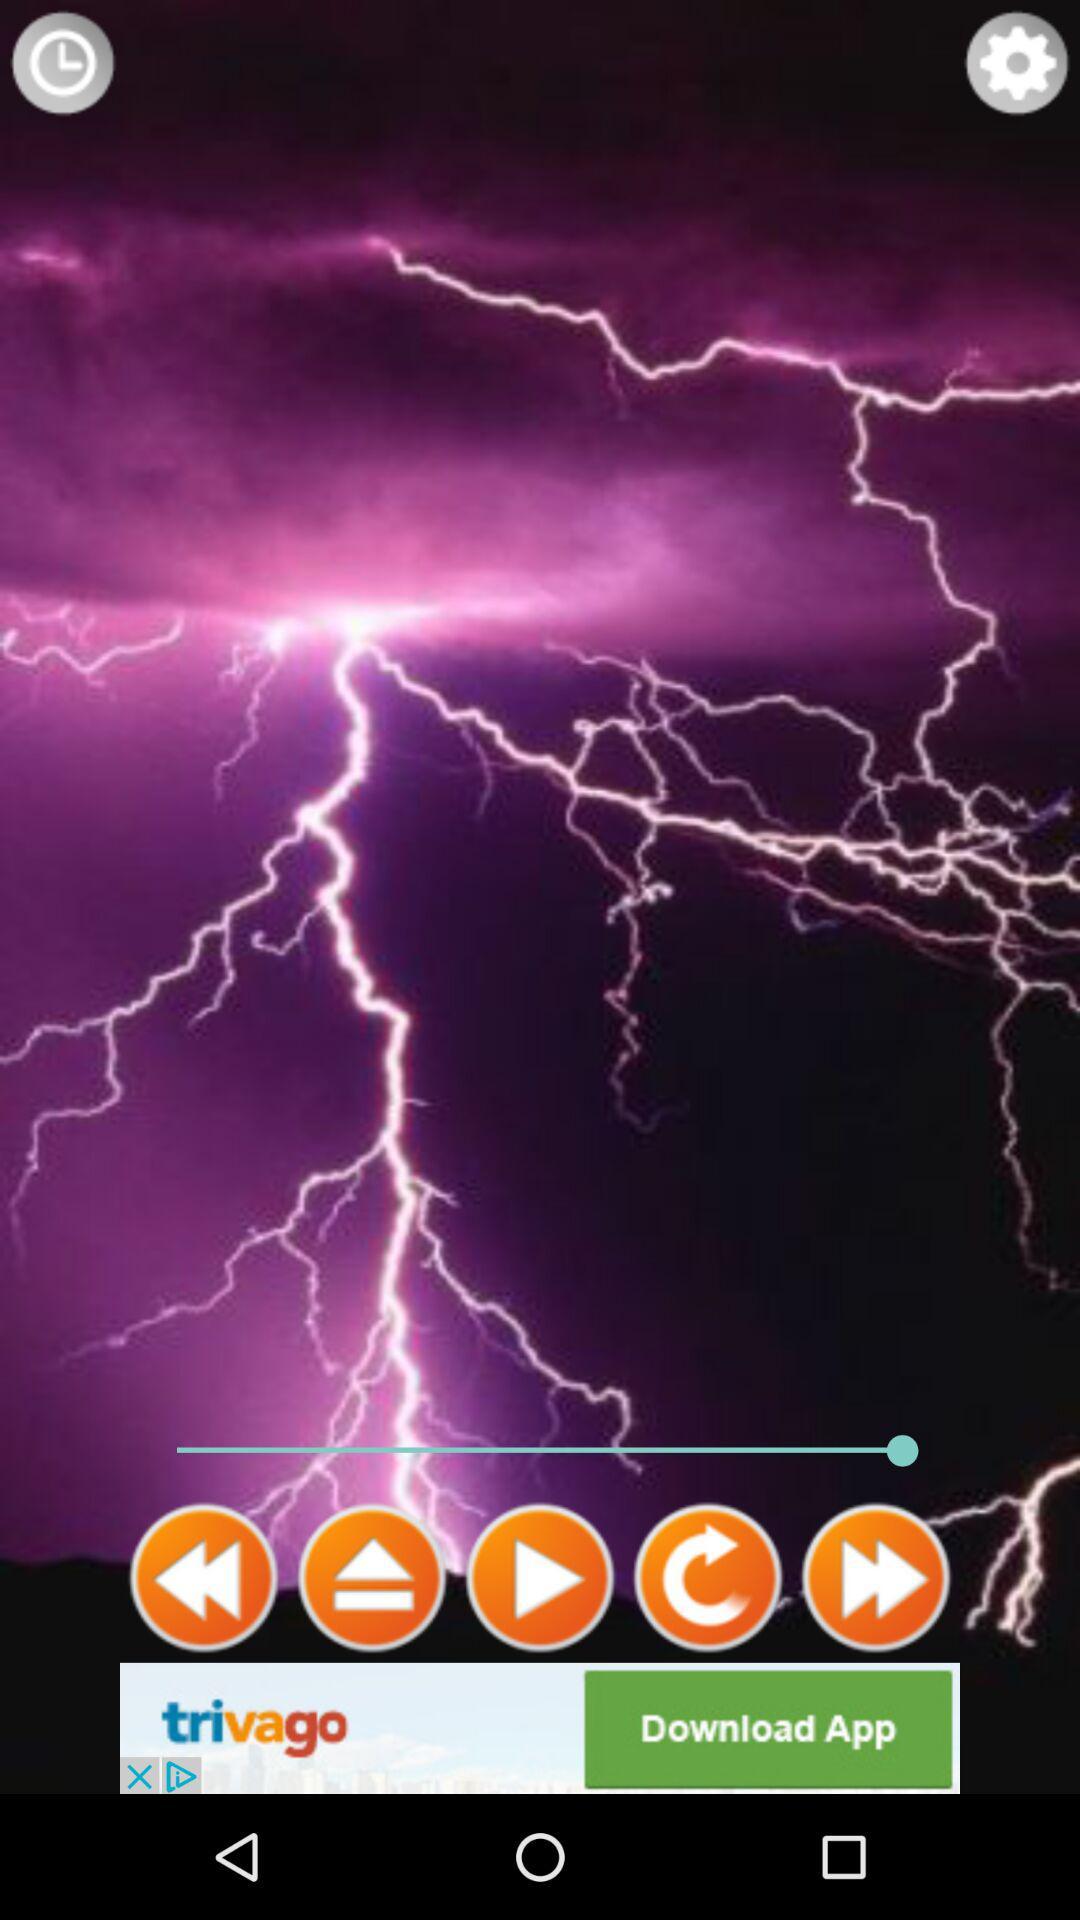 The width and height of the screenshot is (1080, 1920). What do you see at coordinates (204, 1577) in the screenshot?
I see `back button` at bounding box center [204, 1577].